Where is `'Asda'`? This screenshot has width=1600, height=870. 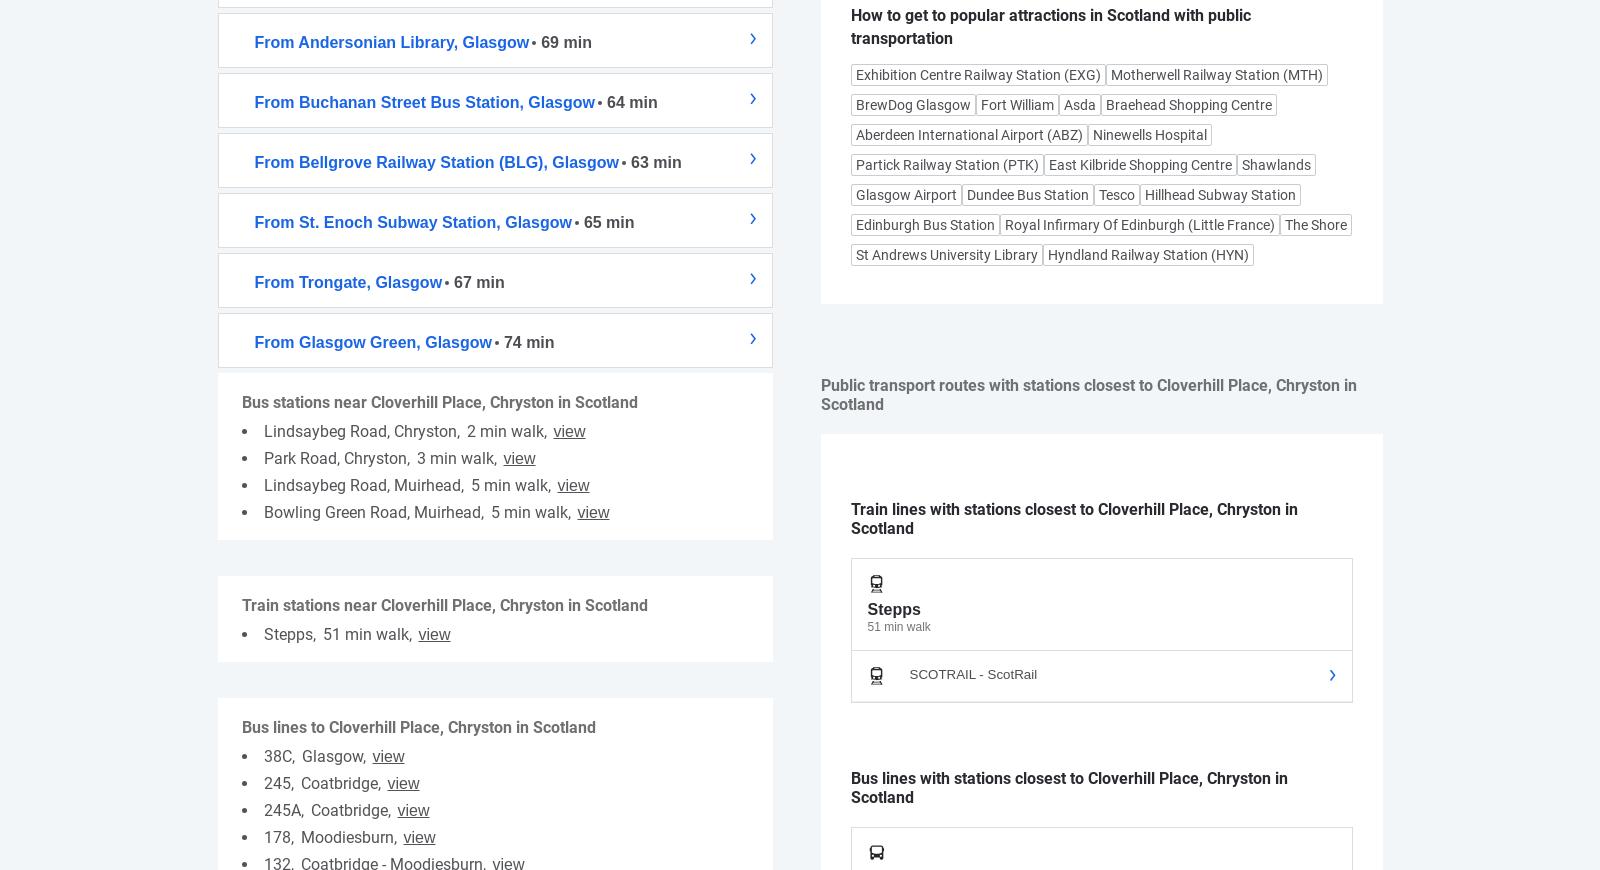
'Asda' is located at coordinates (1079, 104).